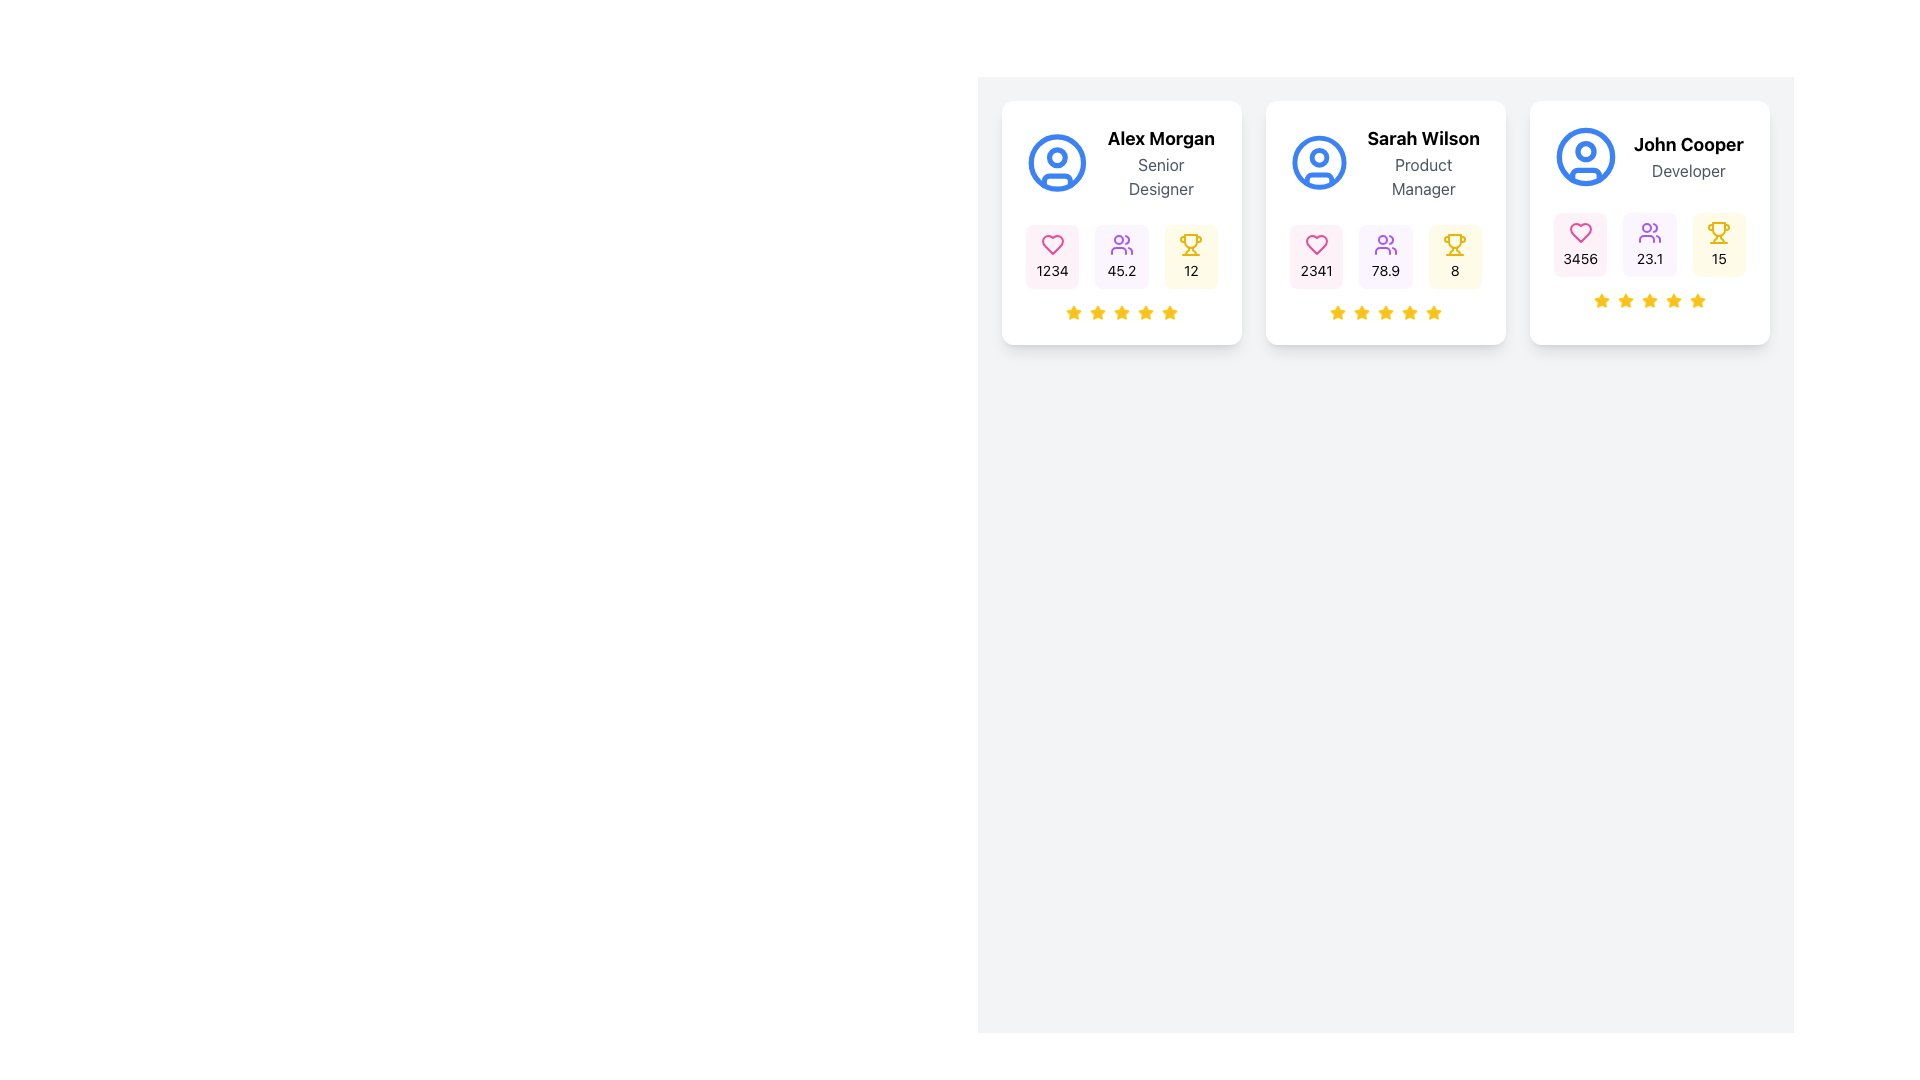 This screenshot has height=1080, width=1920. I want to click on the text display showing the numeric value '1234' located beneath the pink heart icon in the first user card's statistical data, so click(1051, 270).